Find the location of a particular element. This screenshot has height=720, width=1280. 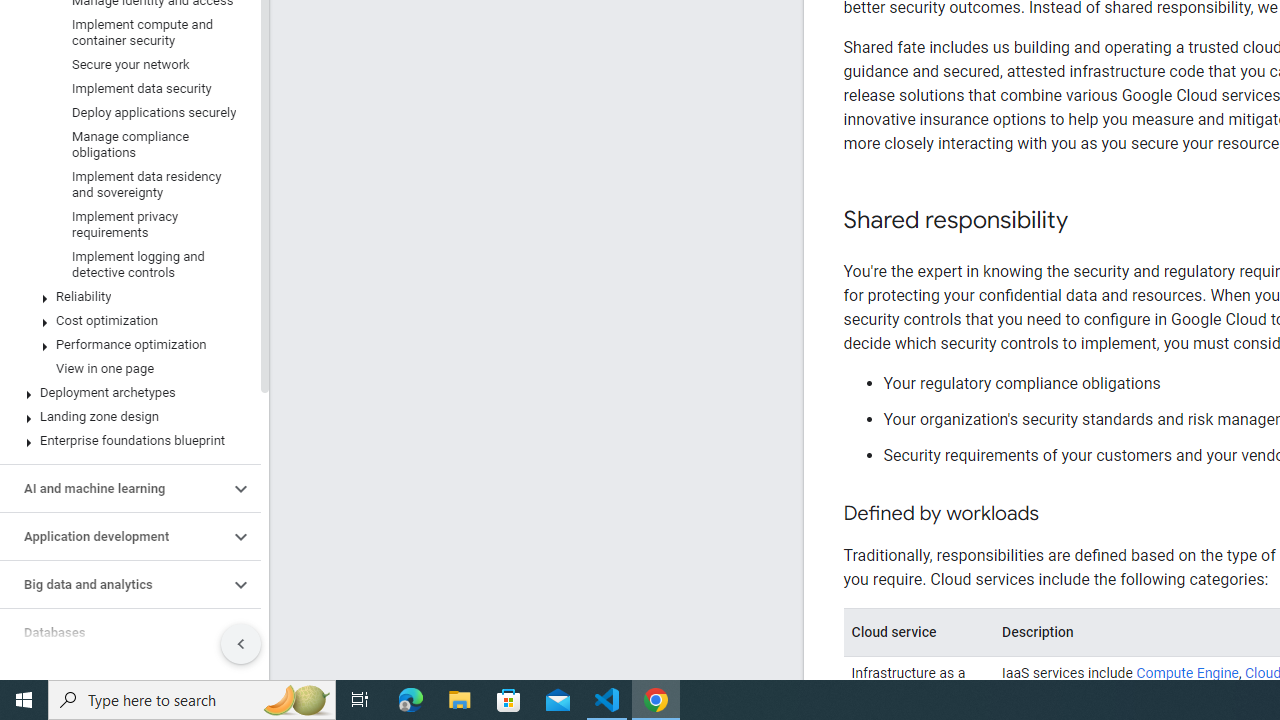

'Deploy applications securely' is located at coordinates (125, 113).